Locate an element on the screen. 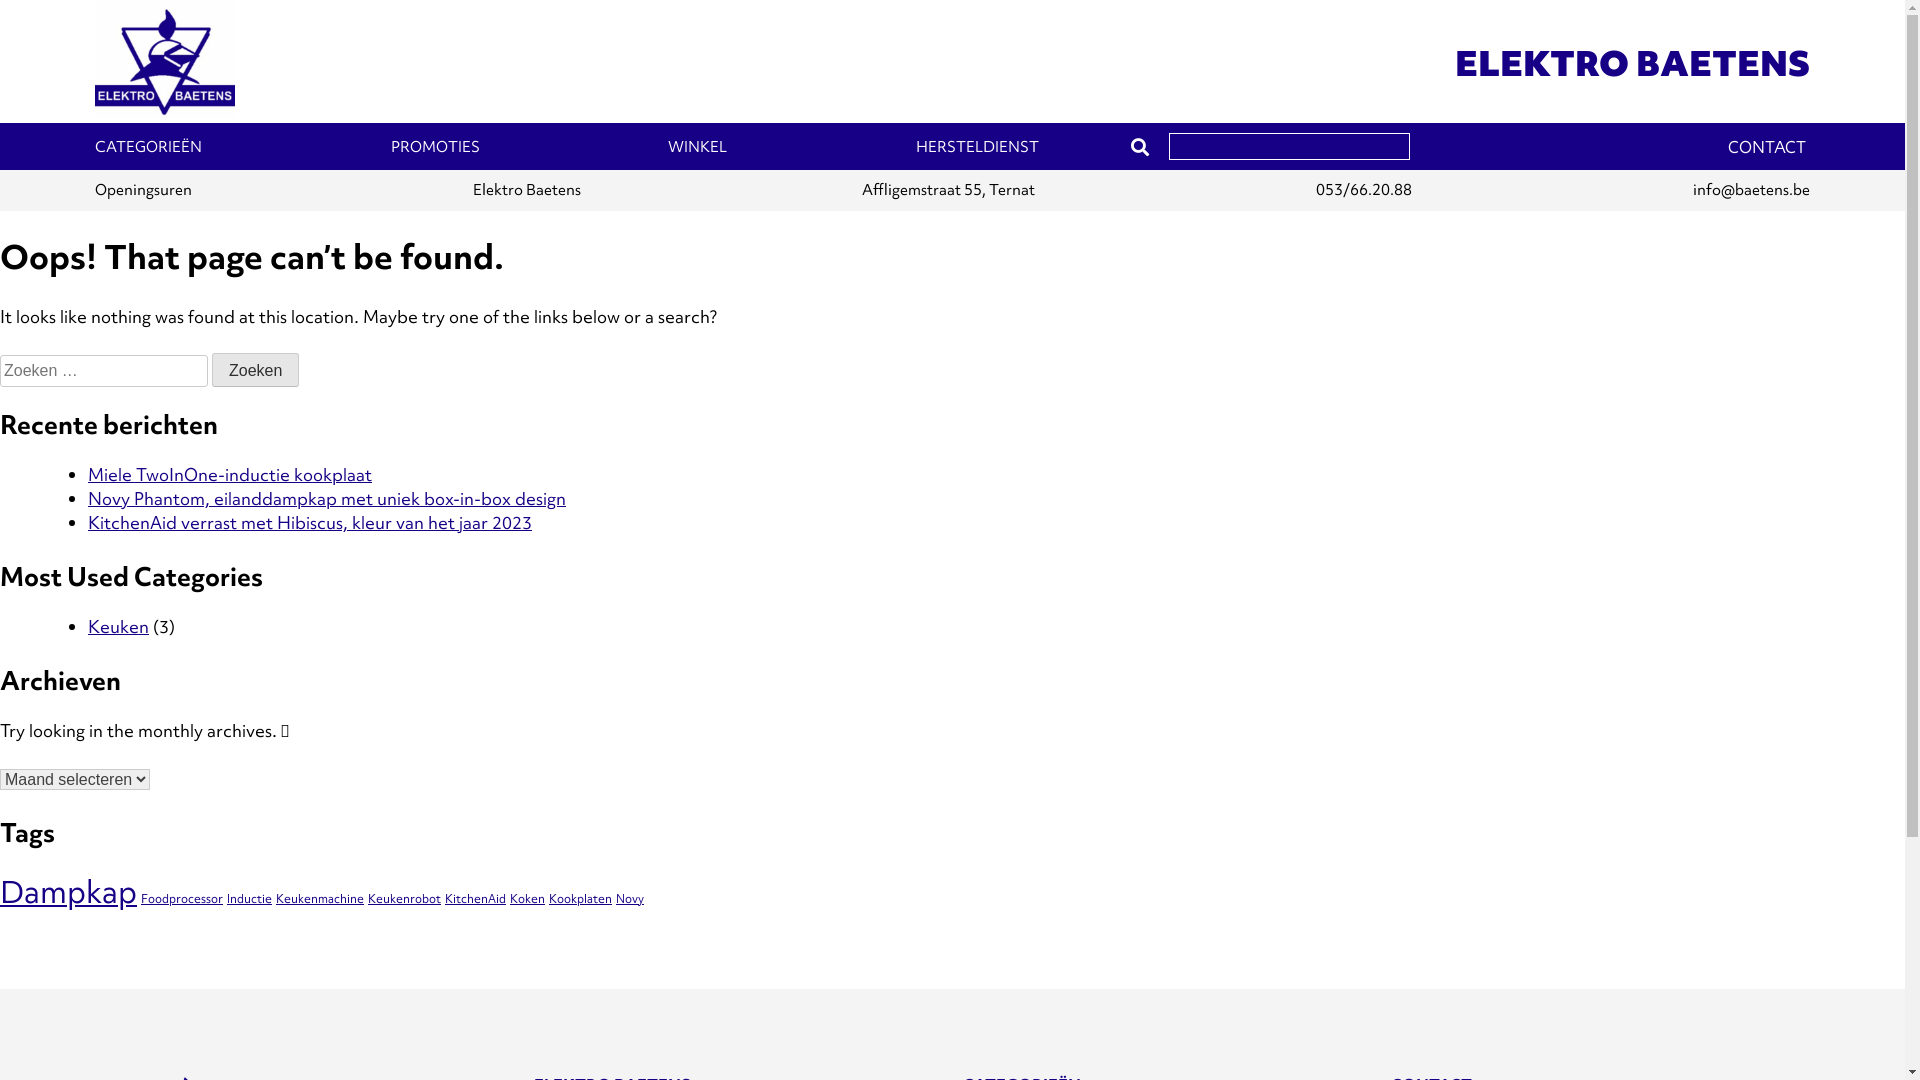 Image resolution: width=1920 pixels, height=1080 pixels. 'CONTACT' is located at coordinates (1766, 146).